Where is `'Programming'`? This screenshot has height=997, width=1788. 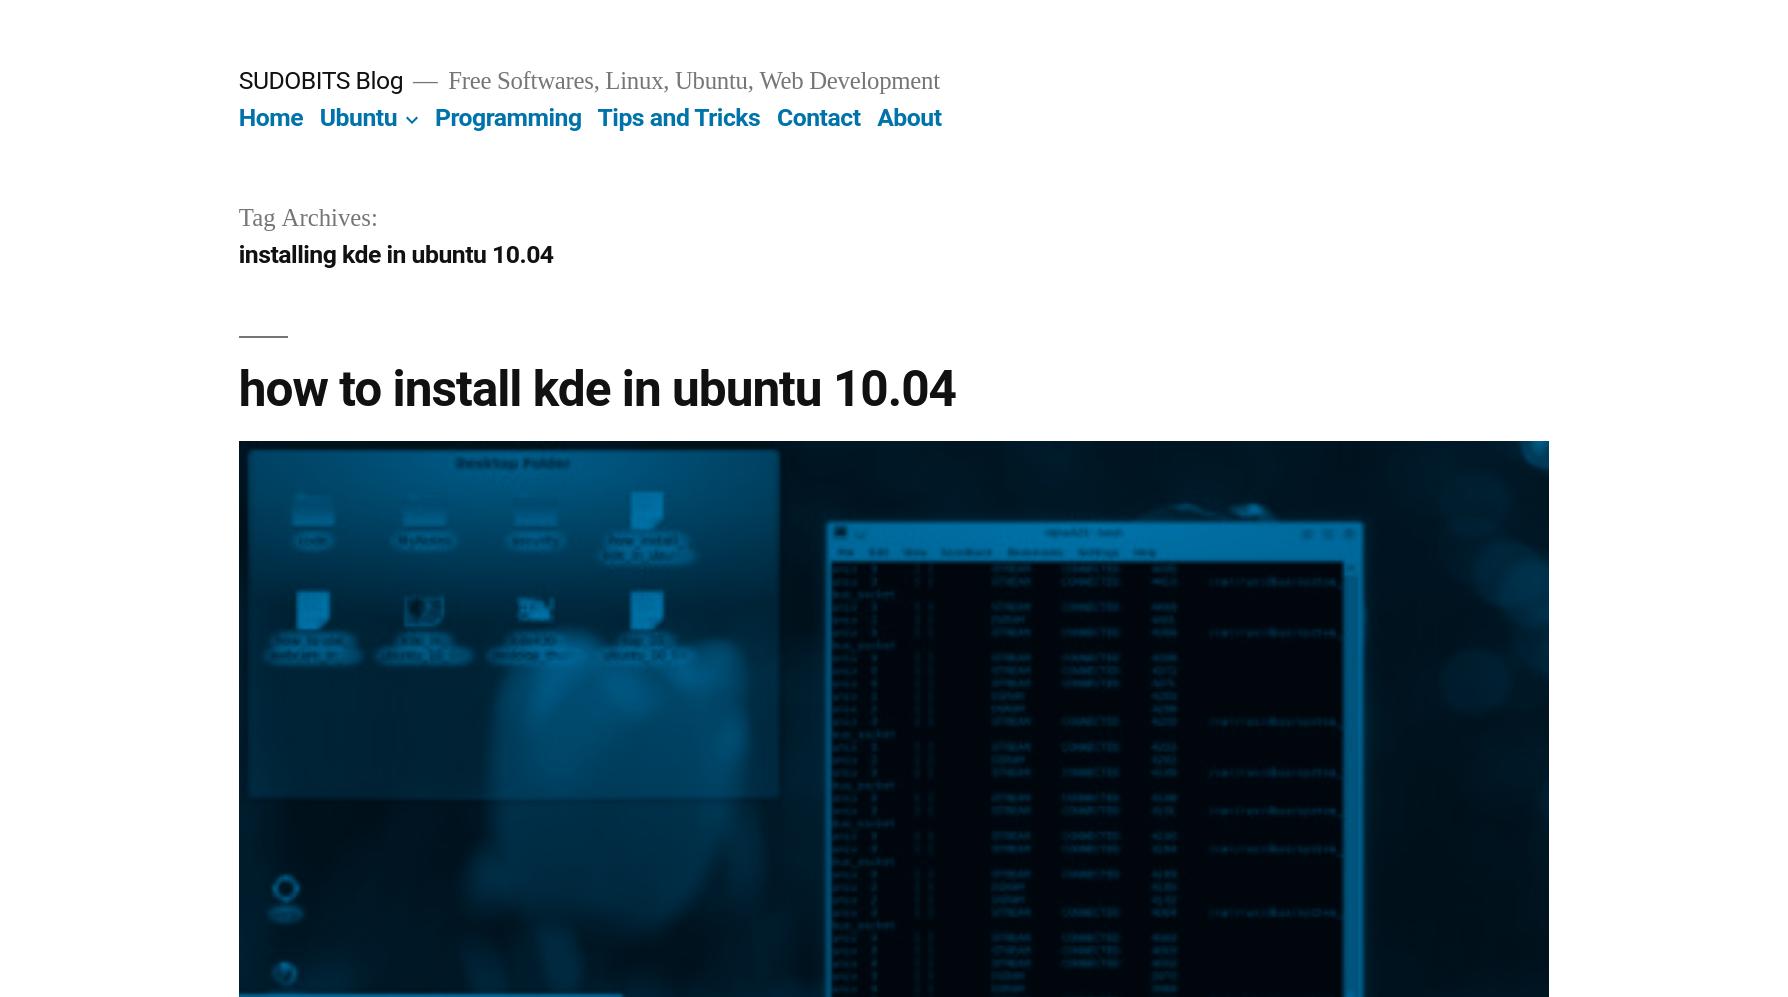
'Programming' is located at coordinates (432, 117).